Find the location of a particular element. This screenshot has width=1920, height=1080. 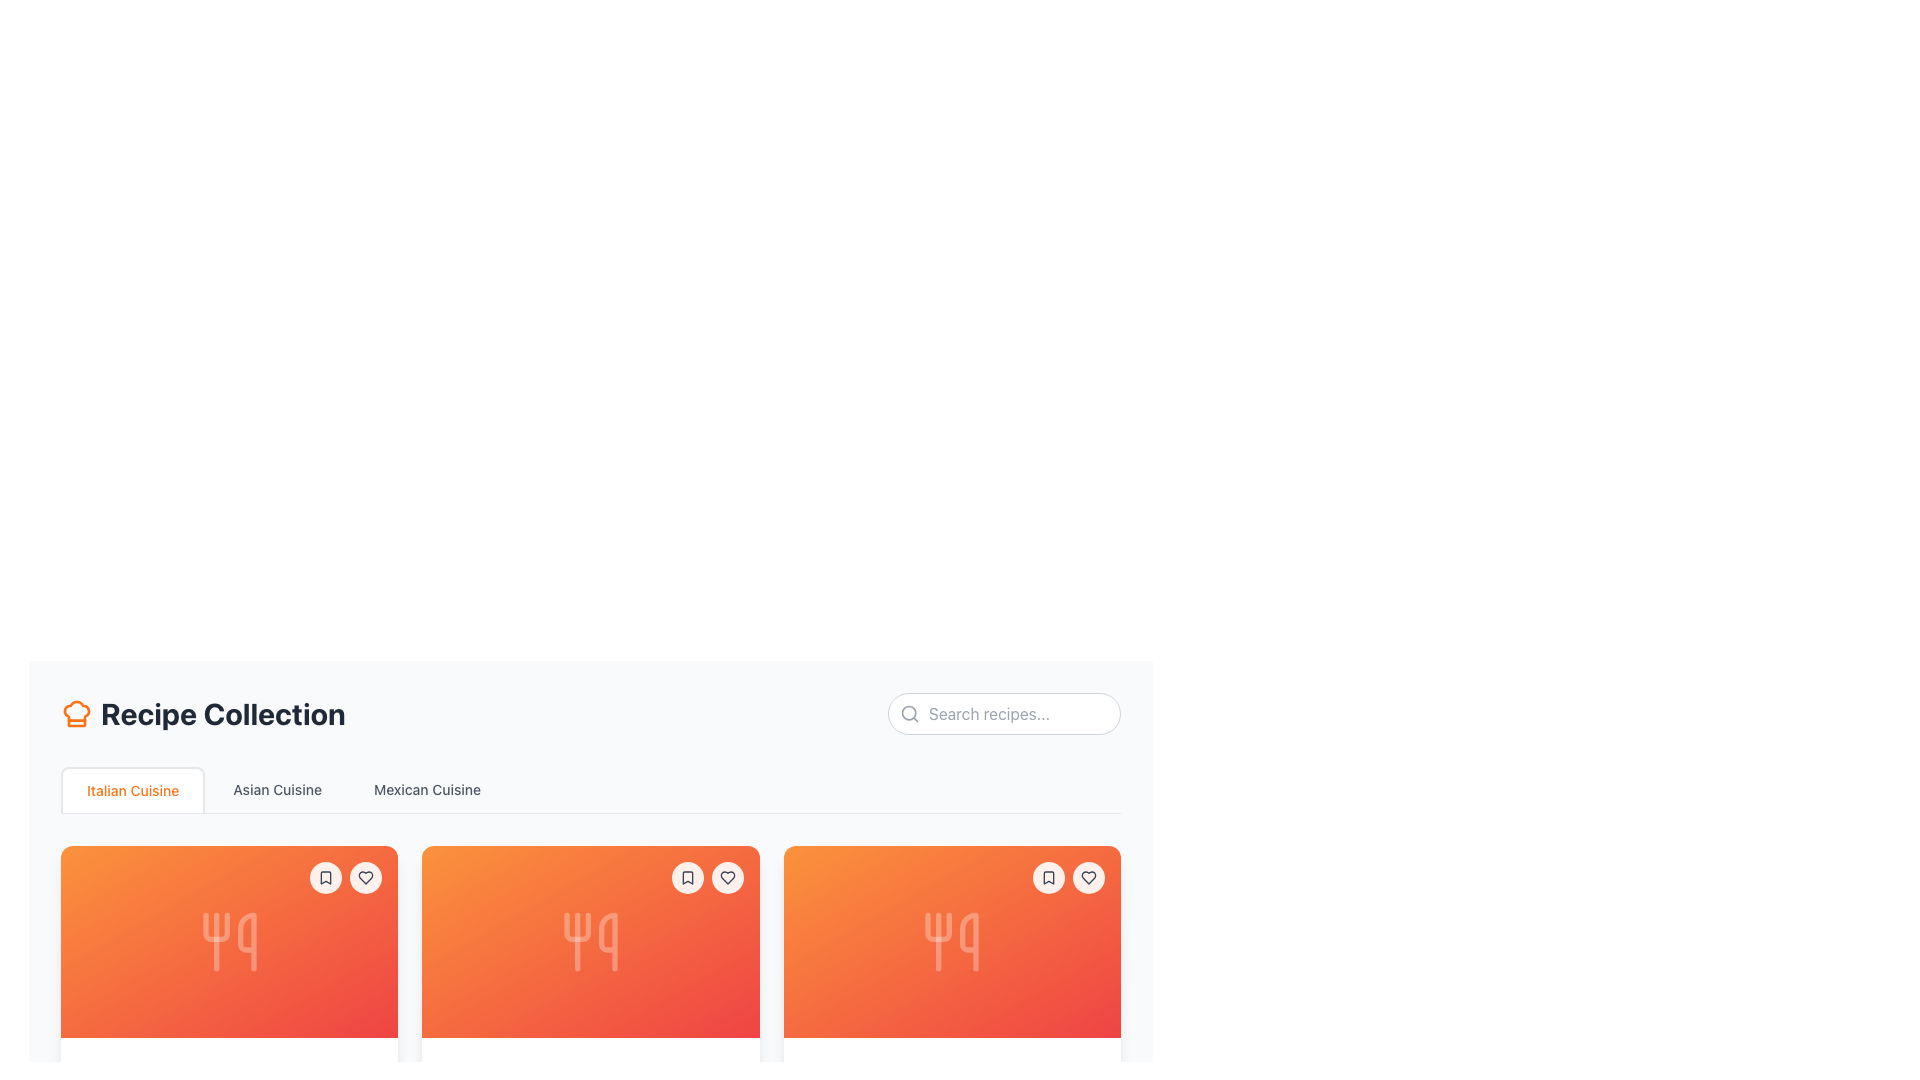

the heart button in the top-right corner of the gradient card to like the item is located at coordinates (1068, 877).